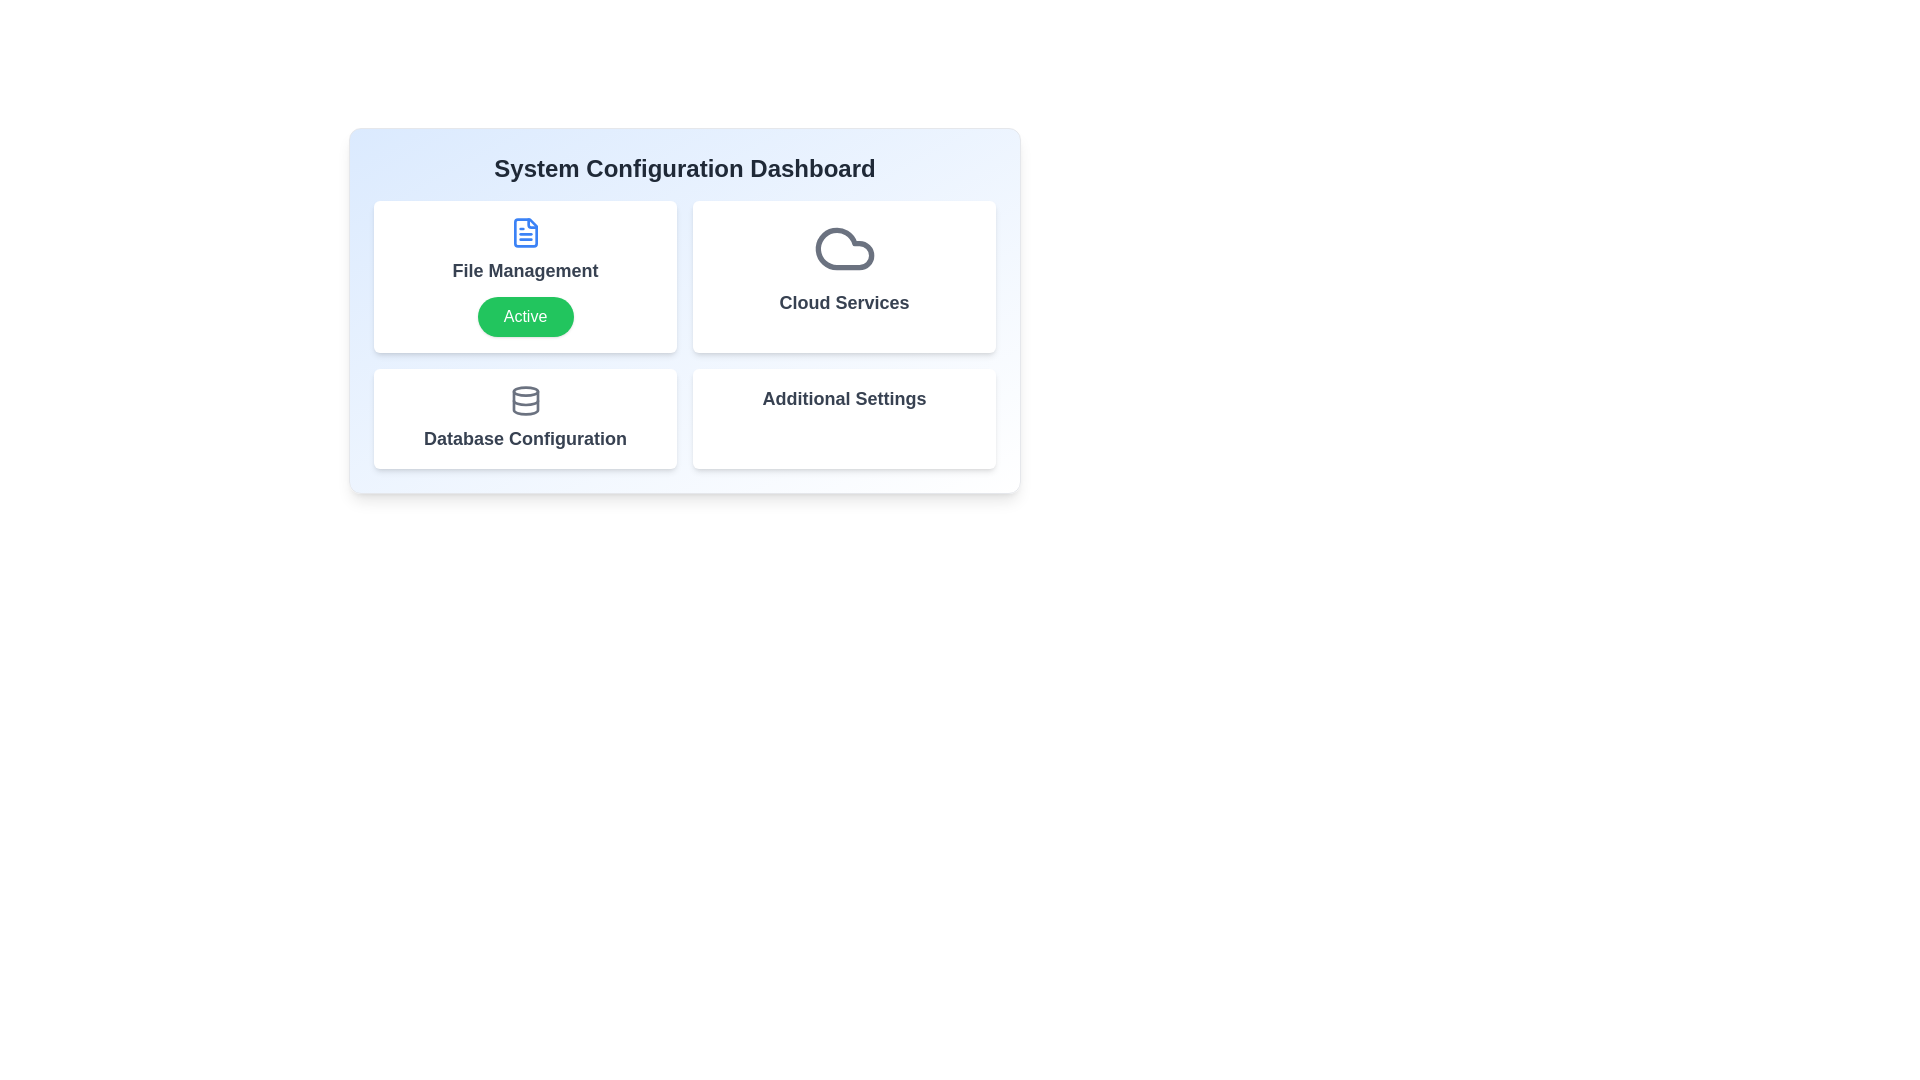  What do you see at coordinates (525, 438) in the screenshot?
I see `the text label that serves as the header for the 'Database Configuration' module, located in the lower left quadrant of the dashboard's main content area, directly below the database icon` at bounding box center [525, 438].